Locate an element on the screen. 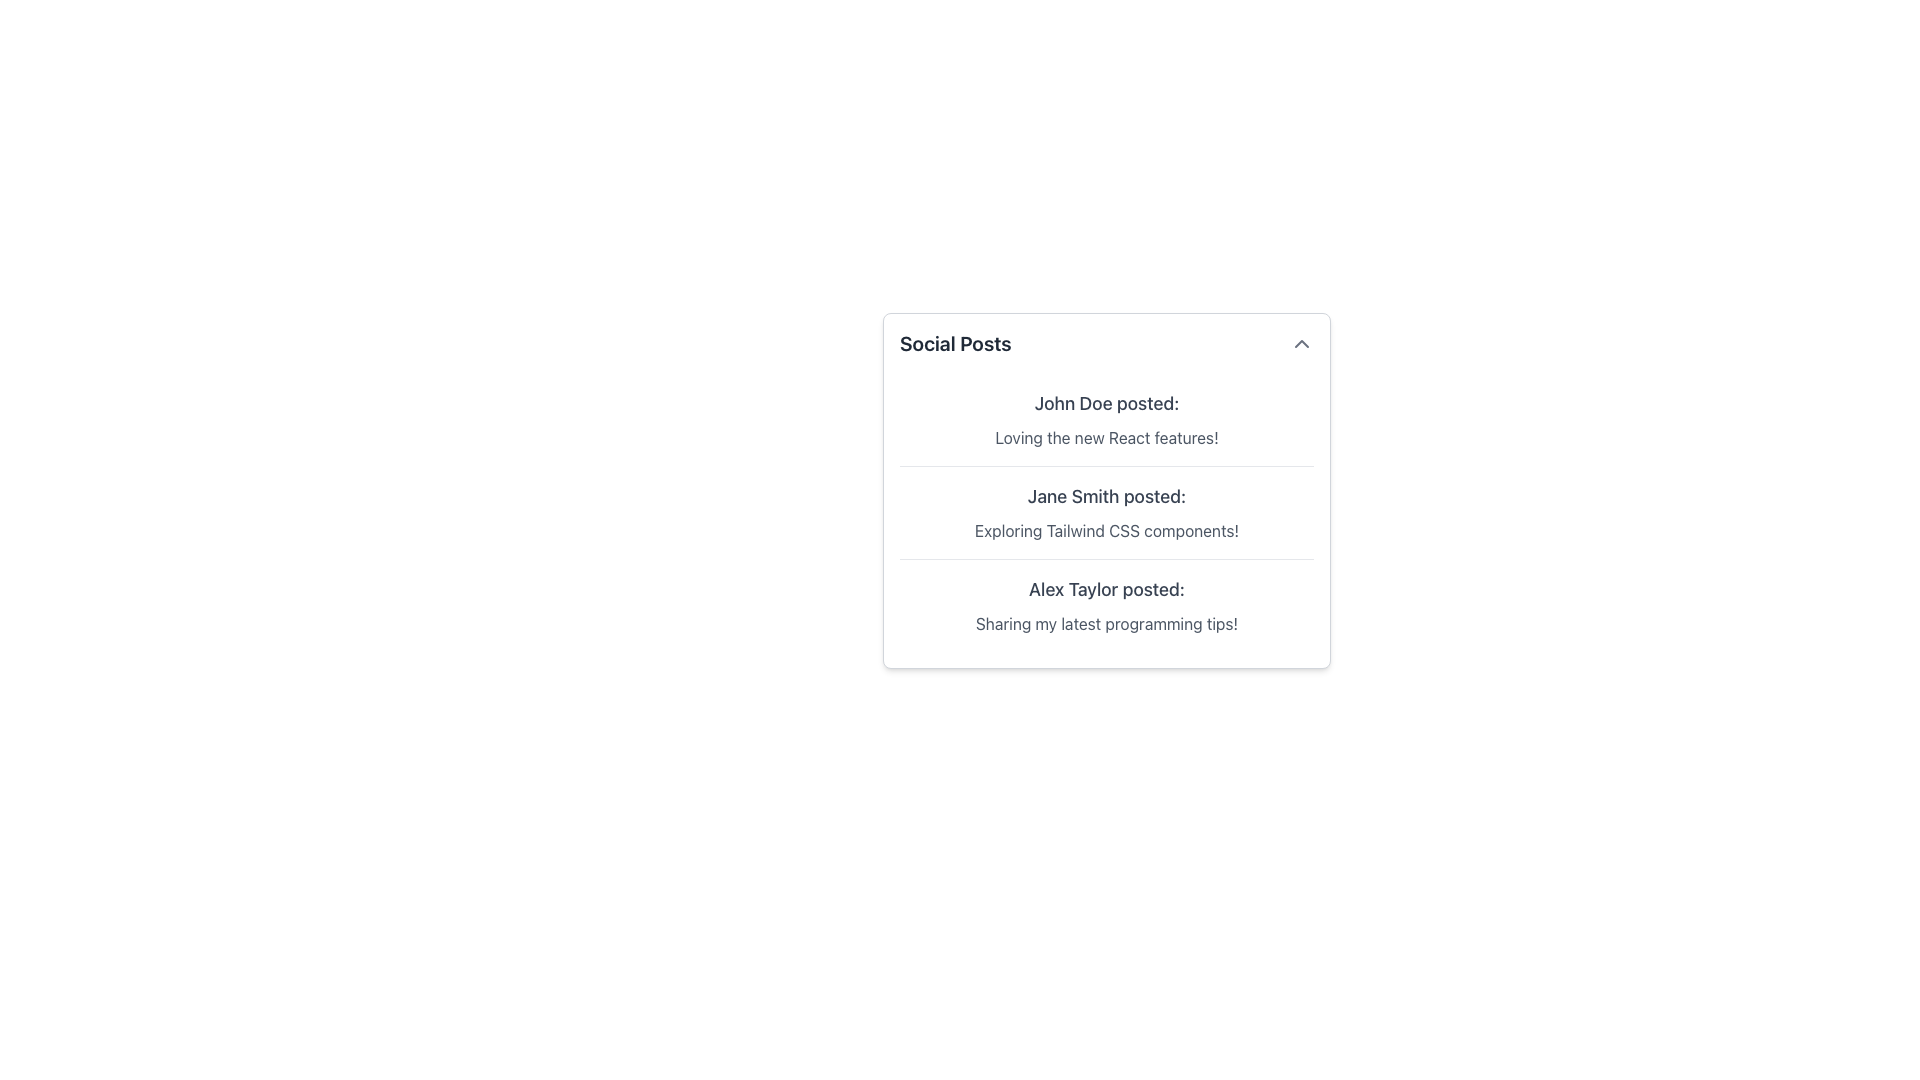 This screenshot has width=1920, height=1080. the text element reading 'Exploring Tailwind CSS components!' which is styled in gray and positioned below 'Jane Smith posted:' is located at coordinates (1106, 530).